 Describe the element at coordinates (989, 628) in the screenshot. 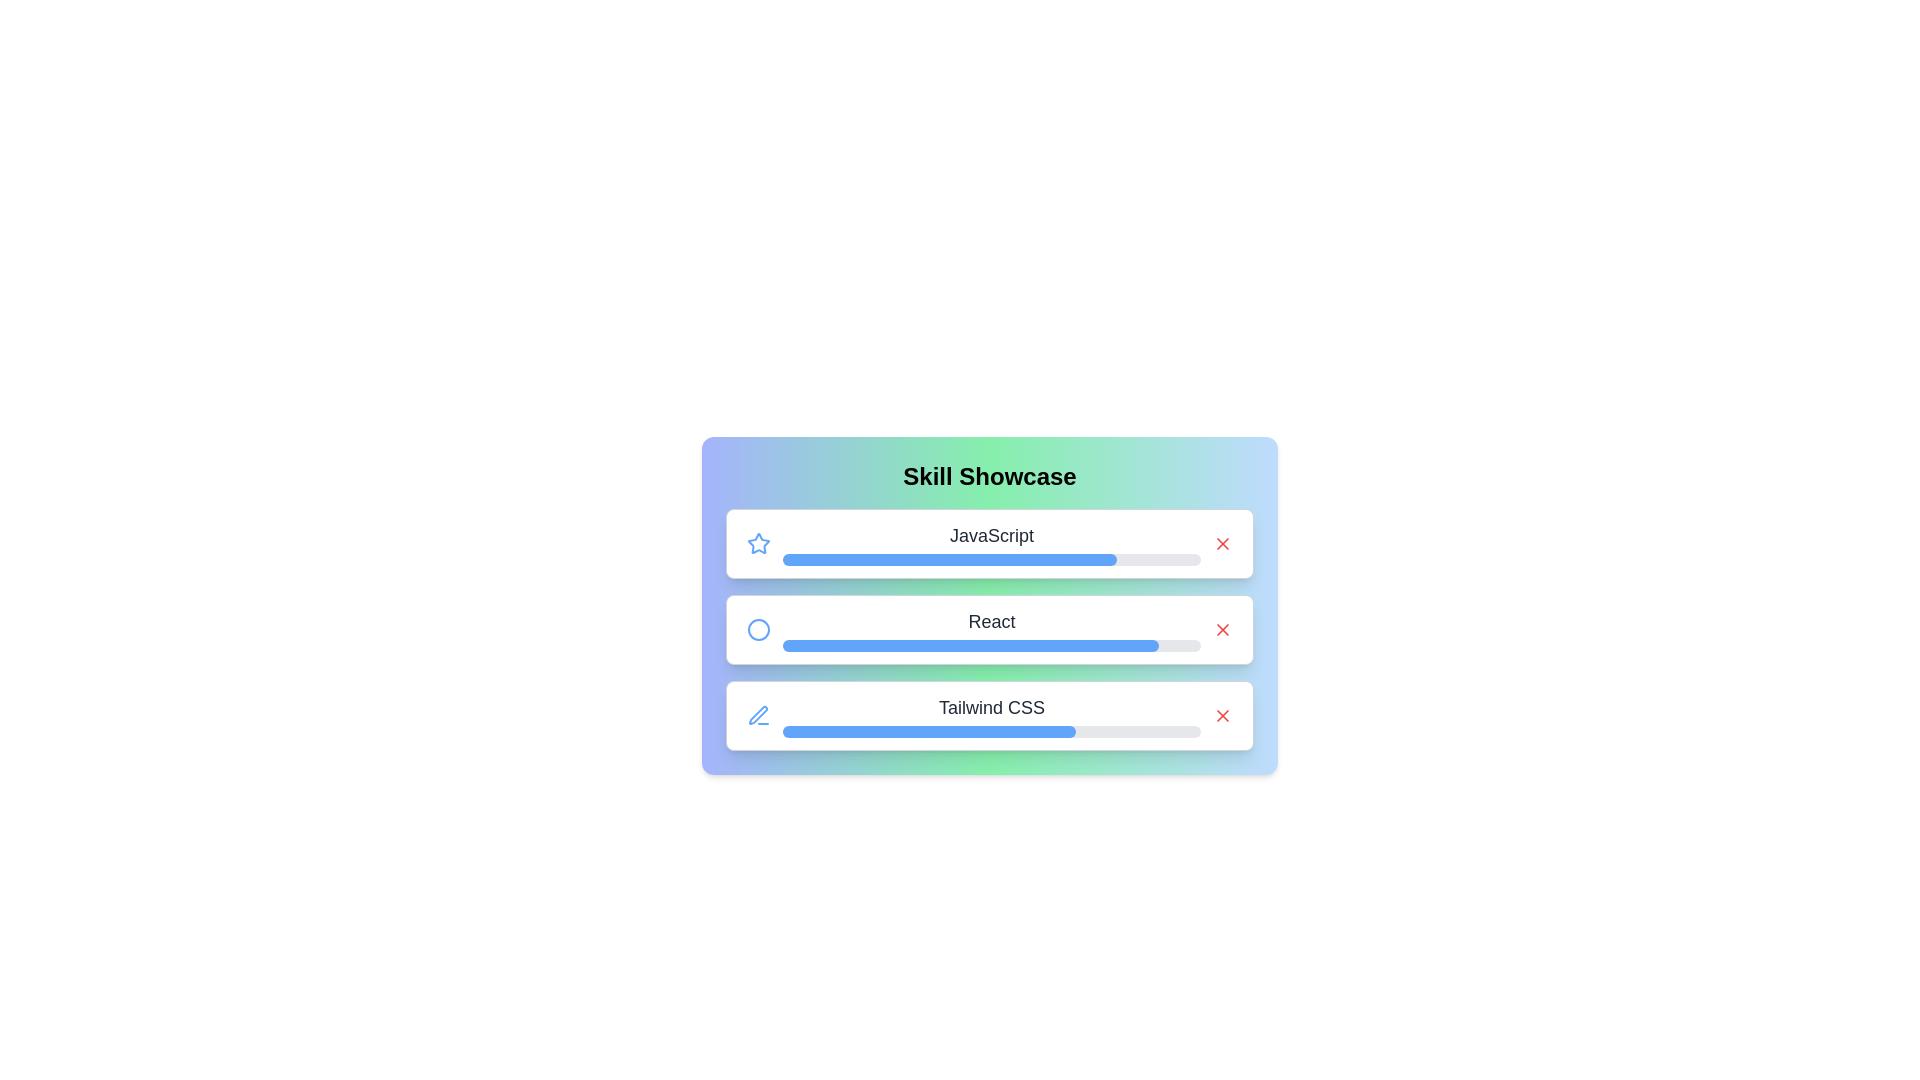

I see `the skill item React to display its tooltip` at that location.